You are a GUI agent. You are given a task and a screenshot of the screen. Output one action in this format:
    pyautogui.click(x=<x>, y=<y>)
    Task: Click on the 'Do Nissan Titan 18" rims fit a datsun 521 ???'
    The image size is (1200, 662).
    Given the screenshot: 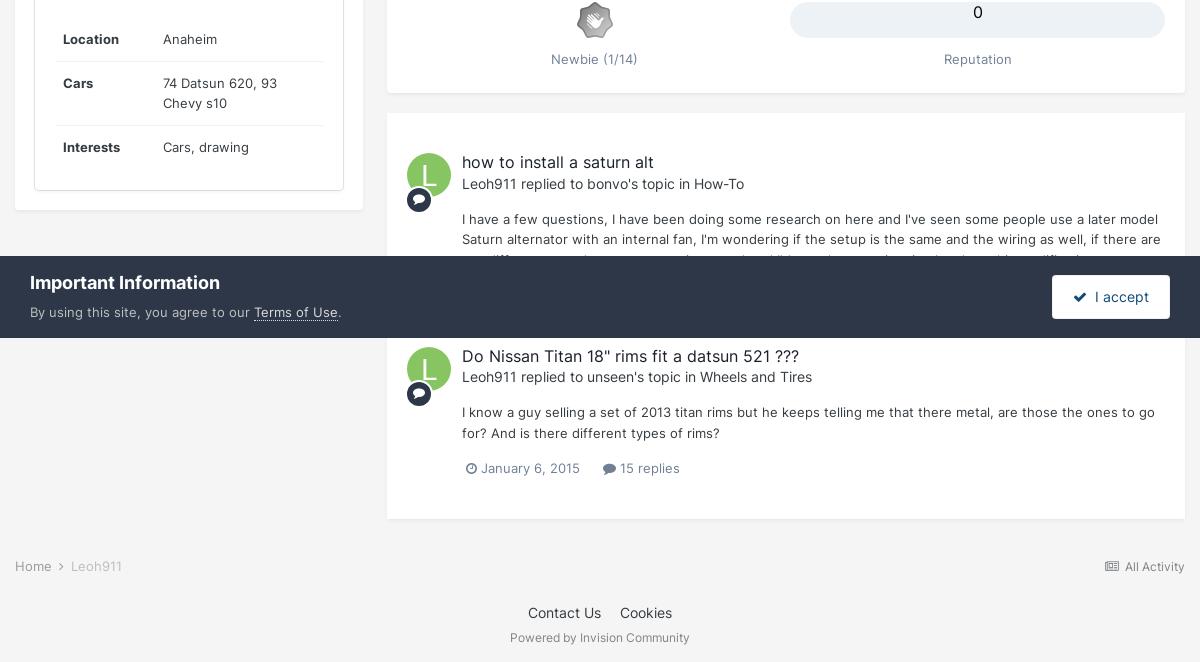 What is the action you would take?
    pyautogui.click(x=630, y=356)
    